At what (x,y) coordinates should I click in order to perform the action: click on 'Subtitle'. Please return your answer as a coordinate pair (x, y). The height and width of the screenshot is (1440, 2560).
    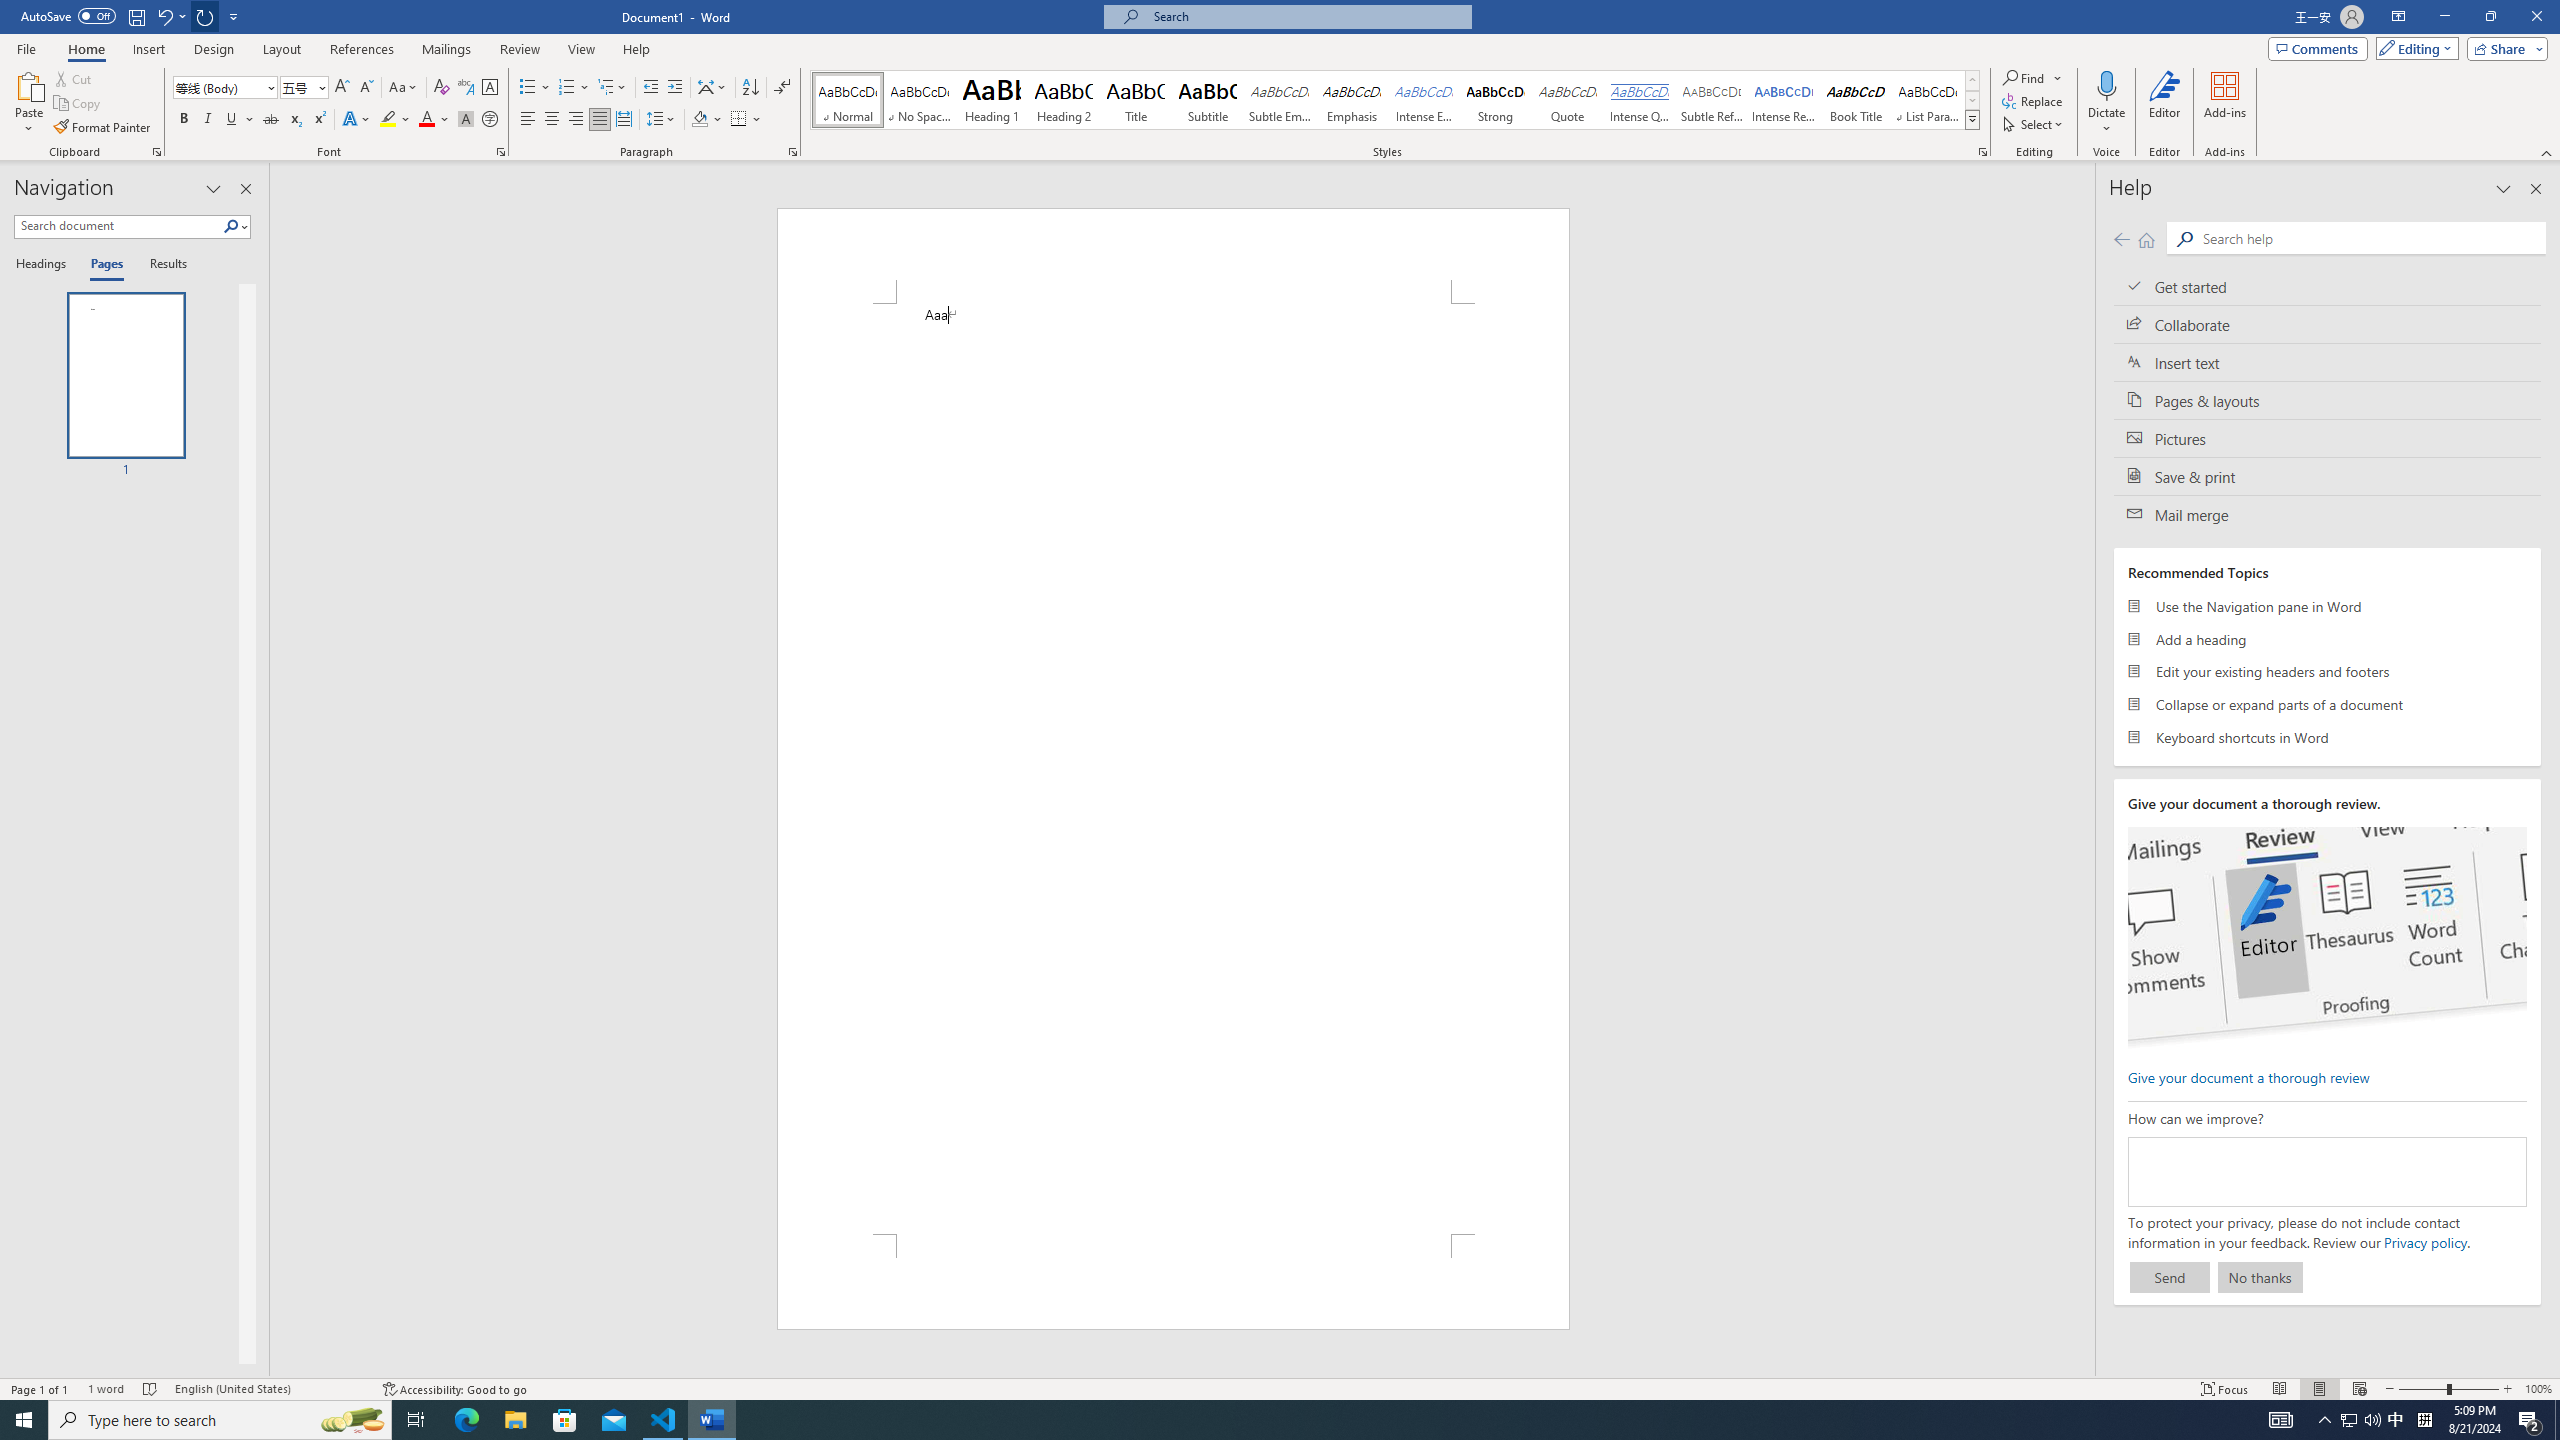
    Looking at the image, I should click on (1207, 99).